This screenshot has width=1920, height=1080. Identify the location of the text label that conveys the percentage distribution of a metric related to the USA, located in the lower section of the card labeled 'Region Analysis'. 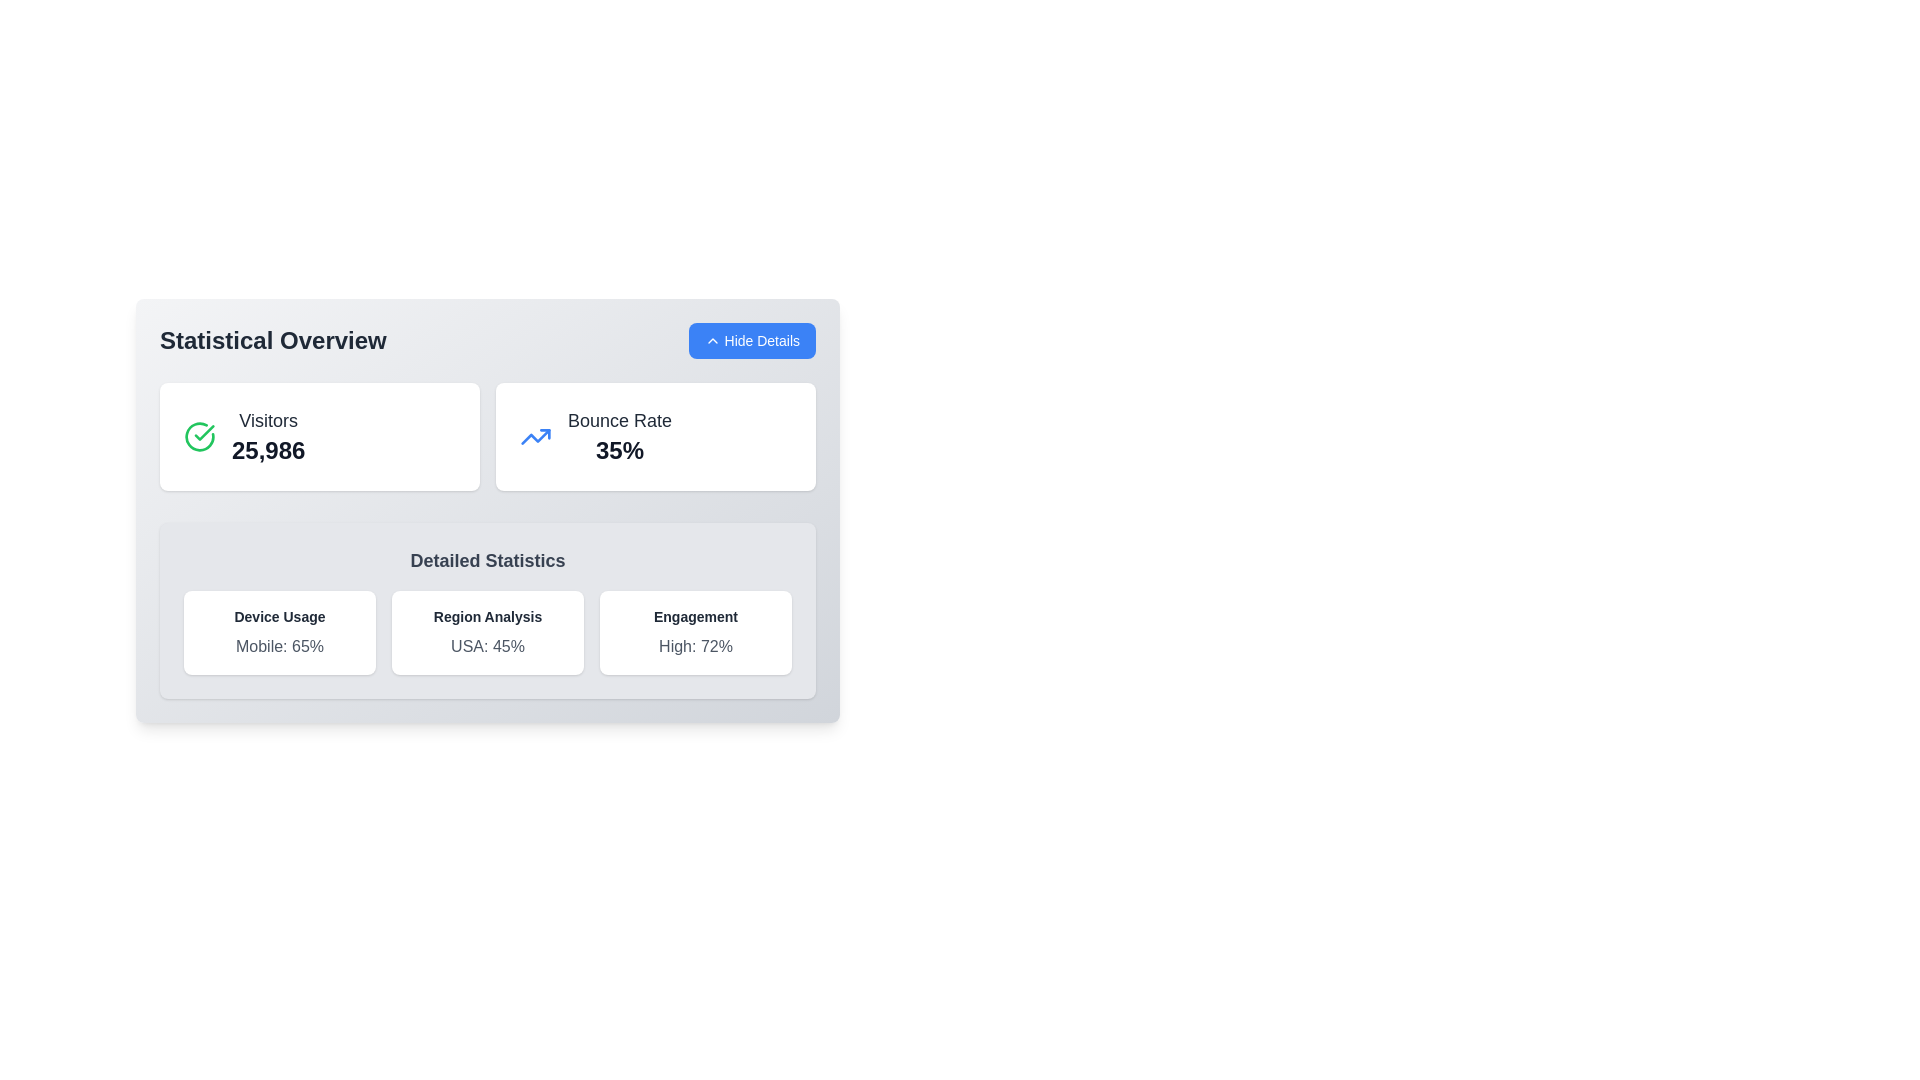
(488, 647).